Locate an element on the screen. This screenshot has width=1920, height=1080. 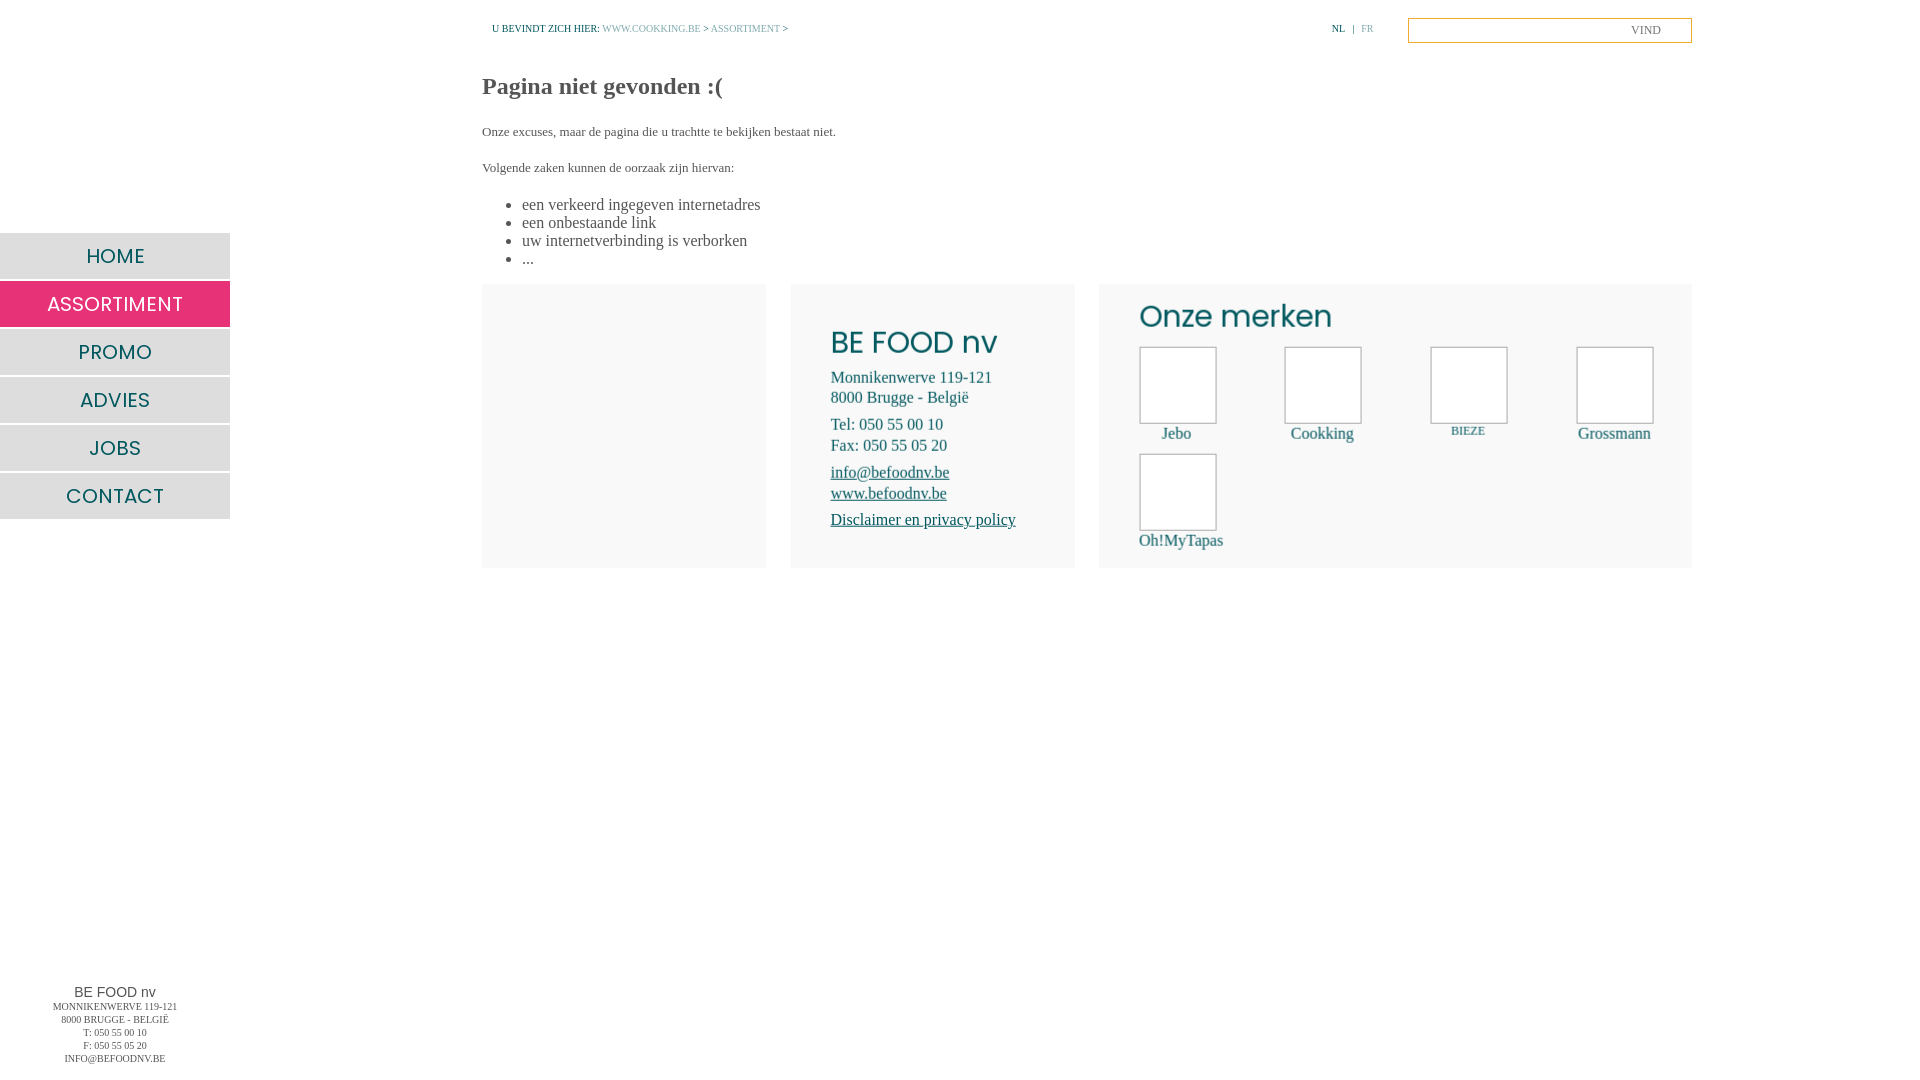
'ASSORTIMENT' is located at coordinates (0, 304).